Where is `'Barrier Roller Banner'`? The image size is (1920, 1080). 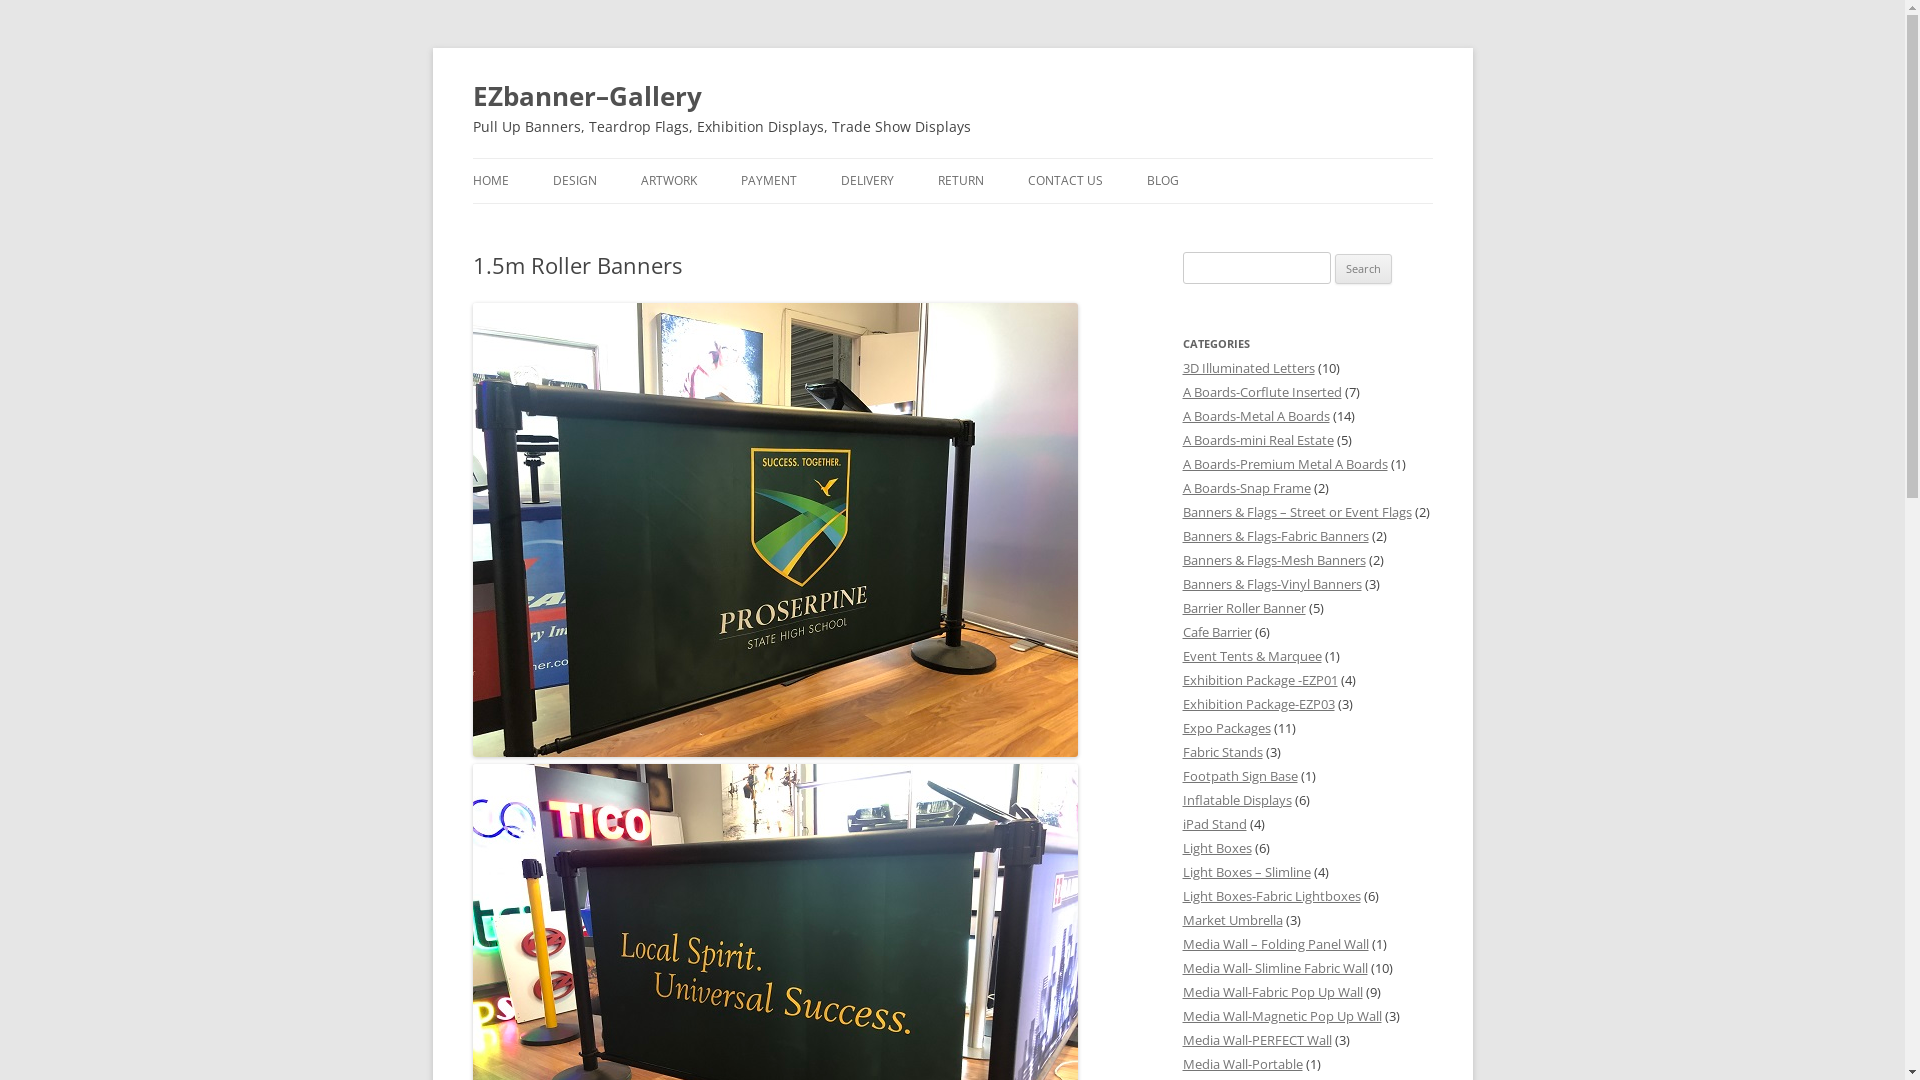 'Barrier Roller Banner' is located at coordinates (1242, 607).